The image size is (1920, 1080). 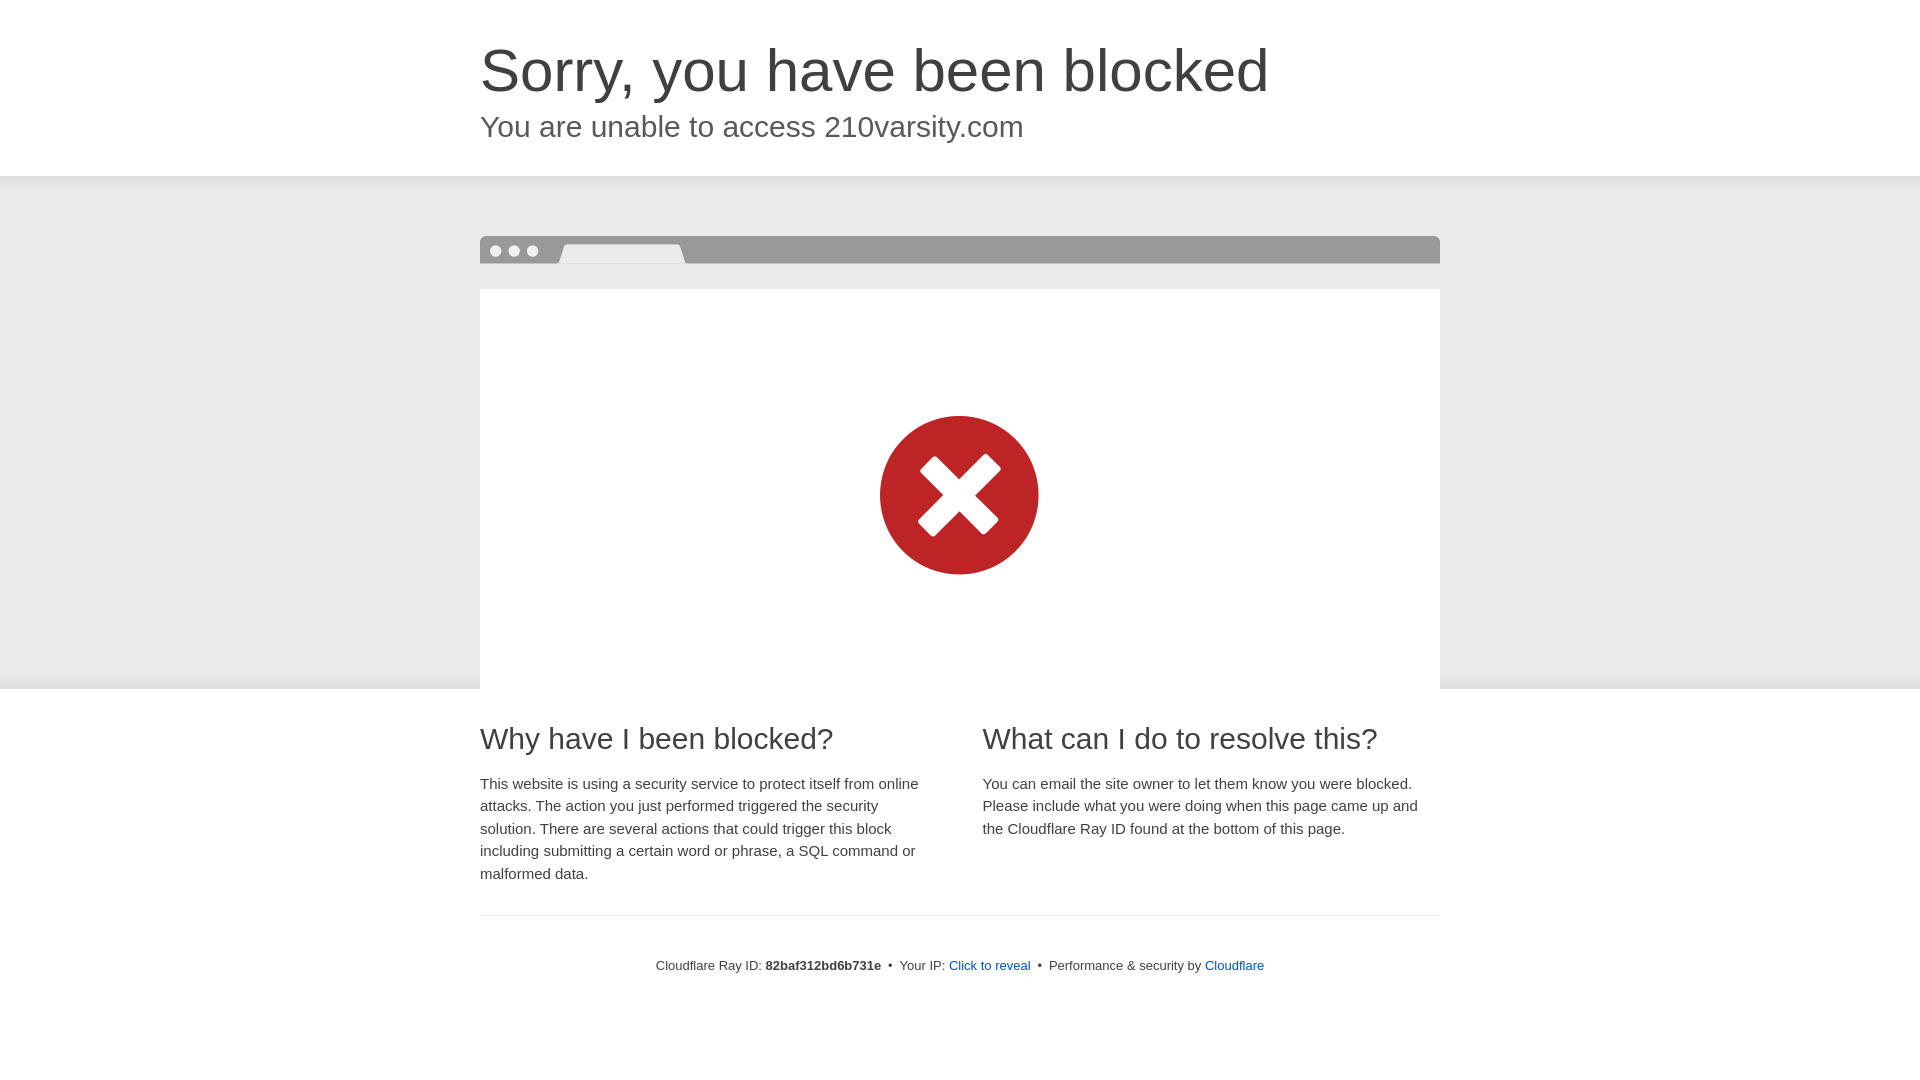 I want to click on 'Cloudflare', so click(x=1233, y=964).